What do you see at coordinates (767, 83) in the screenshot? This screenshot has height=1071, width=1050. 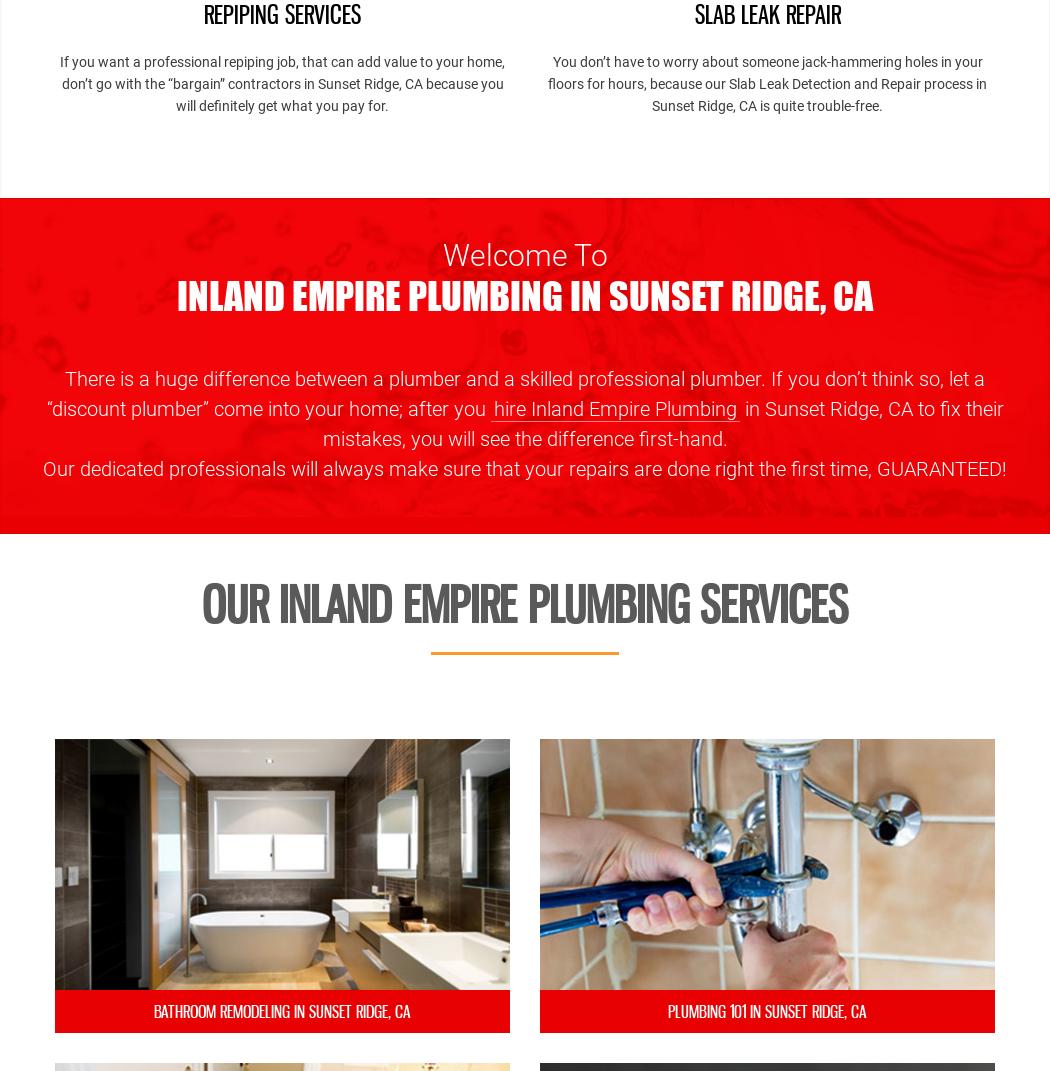 I see `'You don’t have to worry about someone jack-hammering holes in your floors for hours, because our Slab Leak Detection and Repair process in Sunset Ridge, CA is quite trouble-free.'` at bounding box center [767, 83].